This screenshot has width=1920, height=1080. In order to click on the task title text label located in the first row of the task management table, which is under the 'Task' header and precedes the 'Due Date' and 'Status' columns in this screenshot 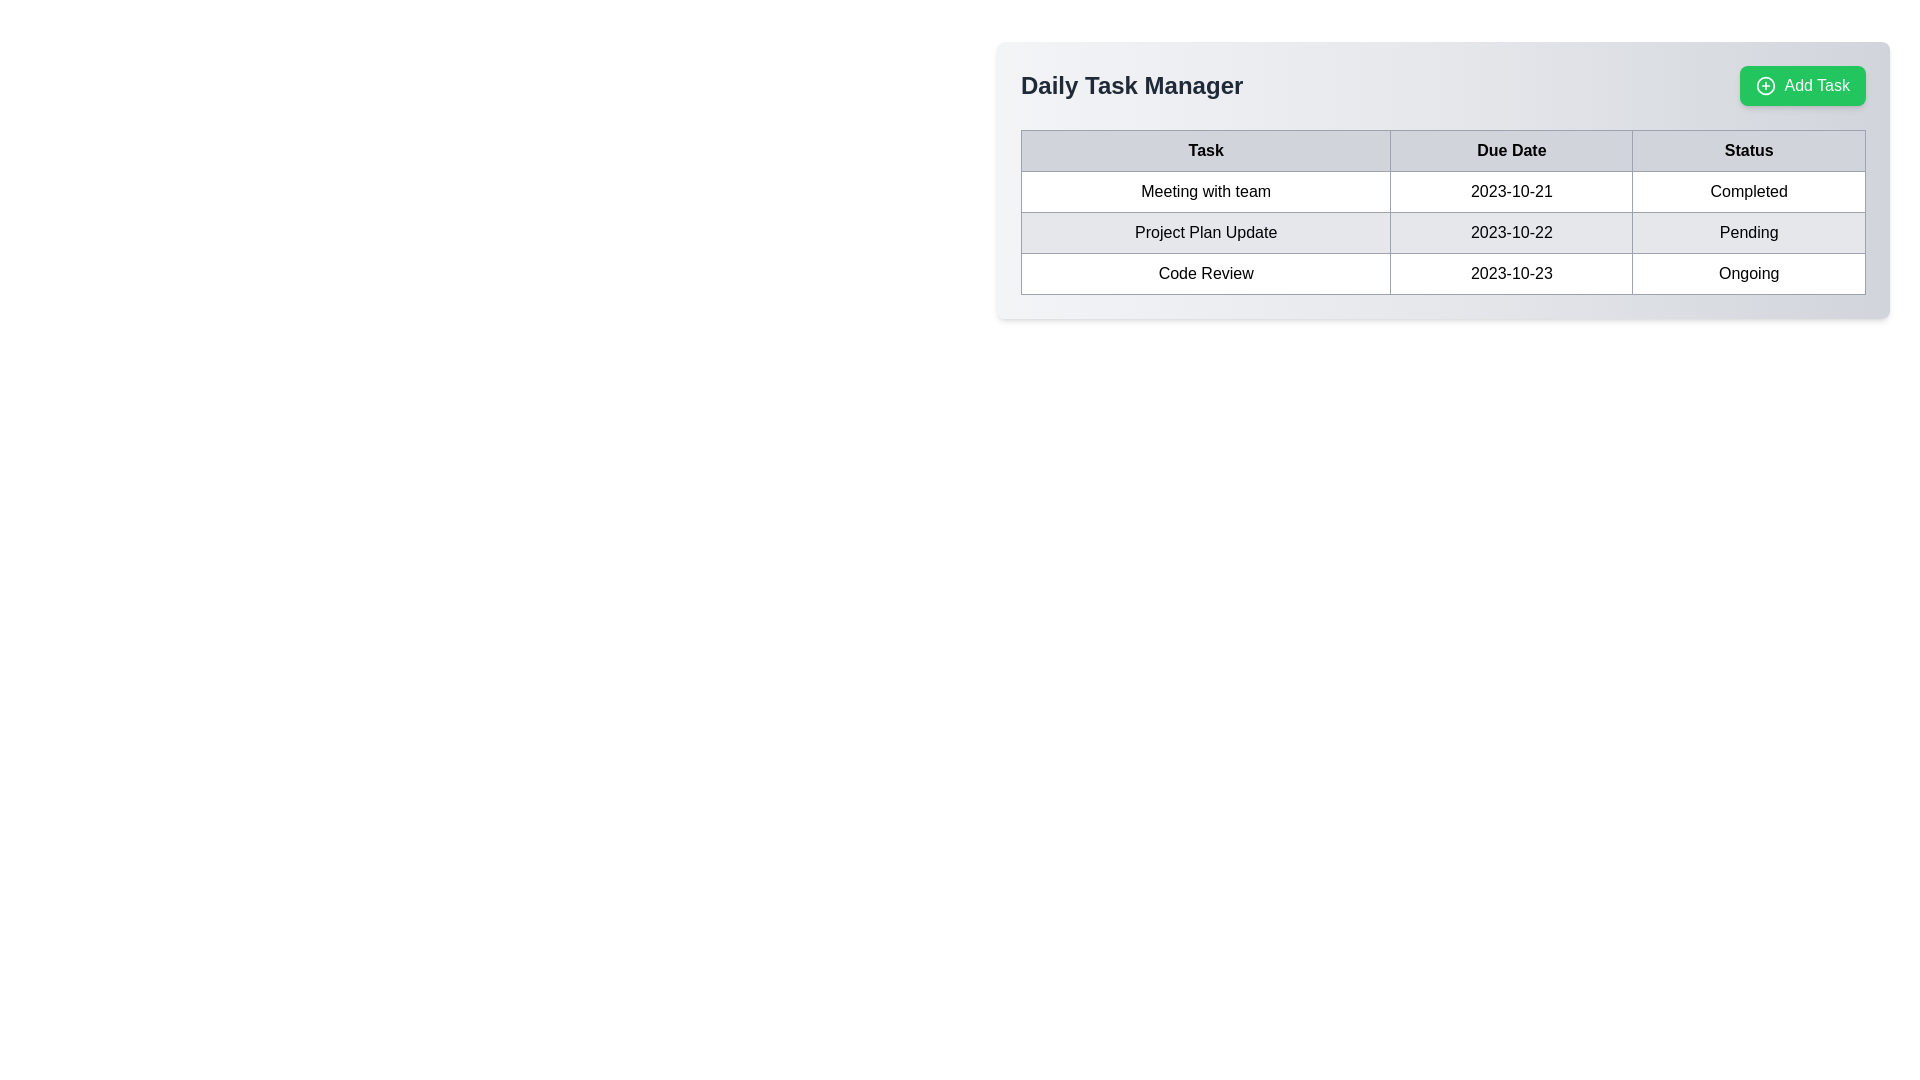, I will do `click(1205, 192)`.